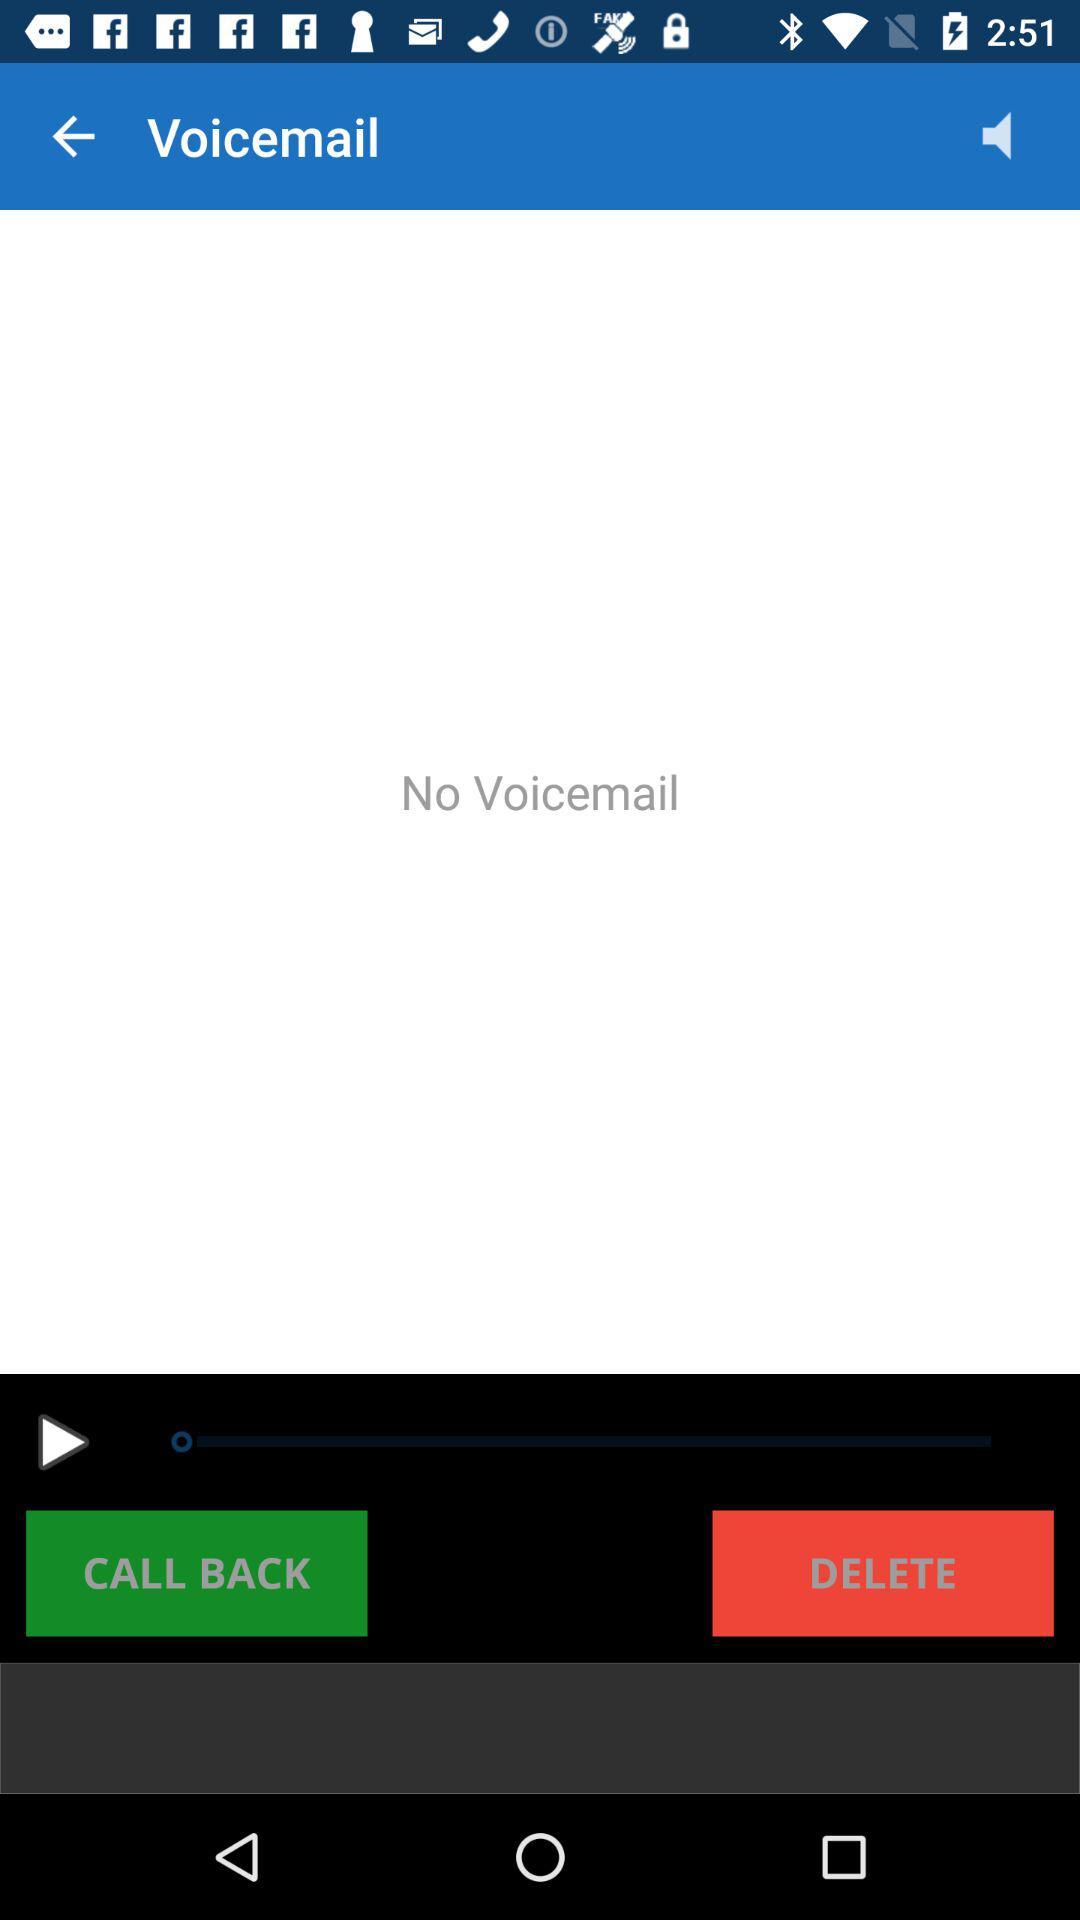  Describe the element at coordinates (62, 1442) in the screenshot. I see `voicemail` at that location.